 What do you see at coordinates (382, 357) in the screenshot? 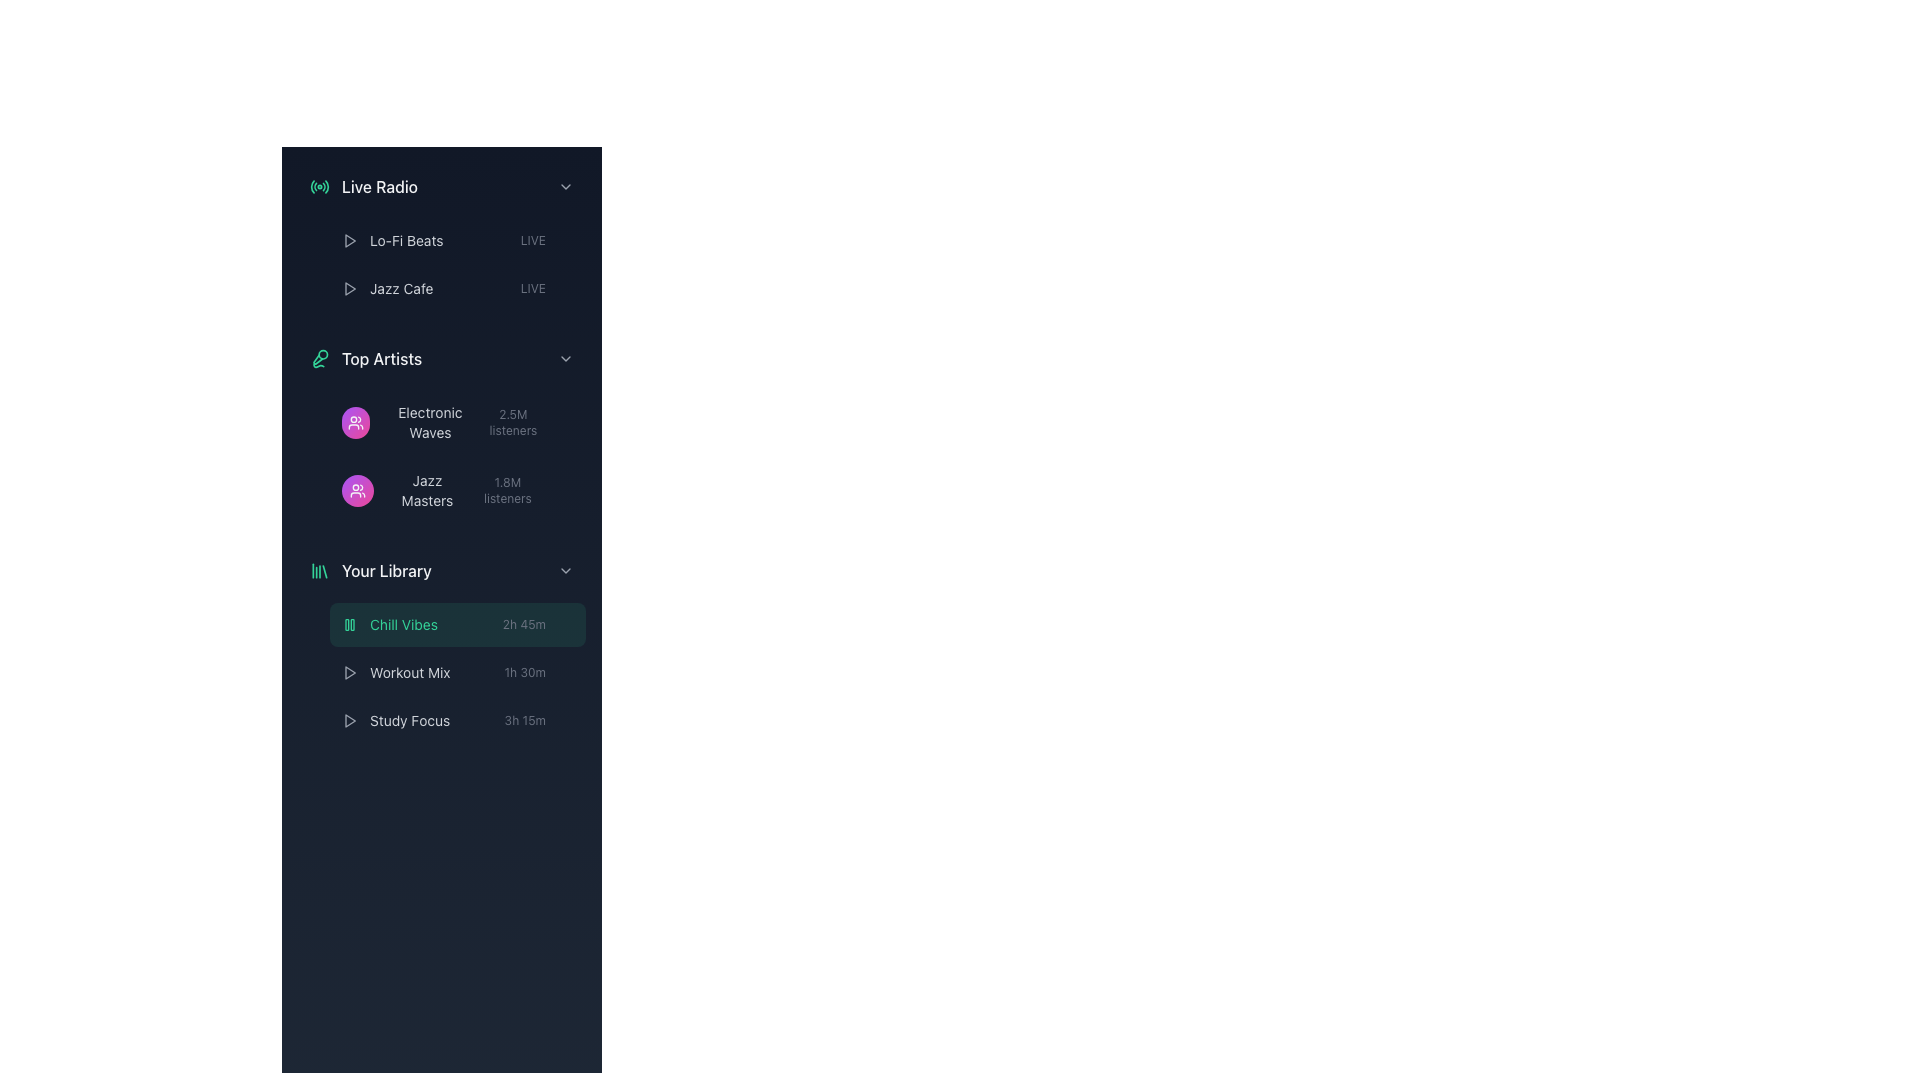
I see `the 'Top Artists' text label in the dark-themed sidebar navigation menu, located under the 'Live Radio' section` at bounding box center [382, 357].